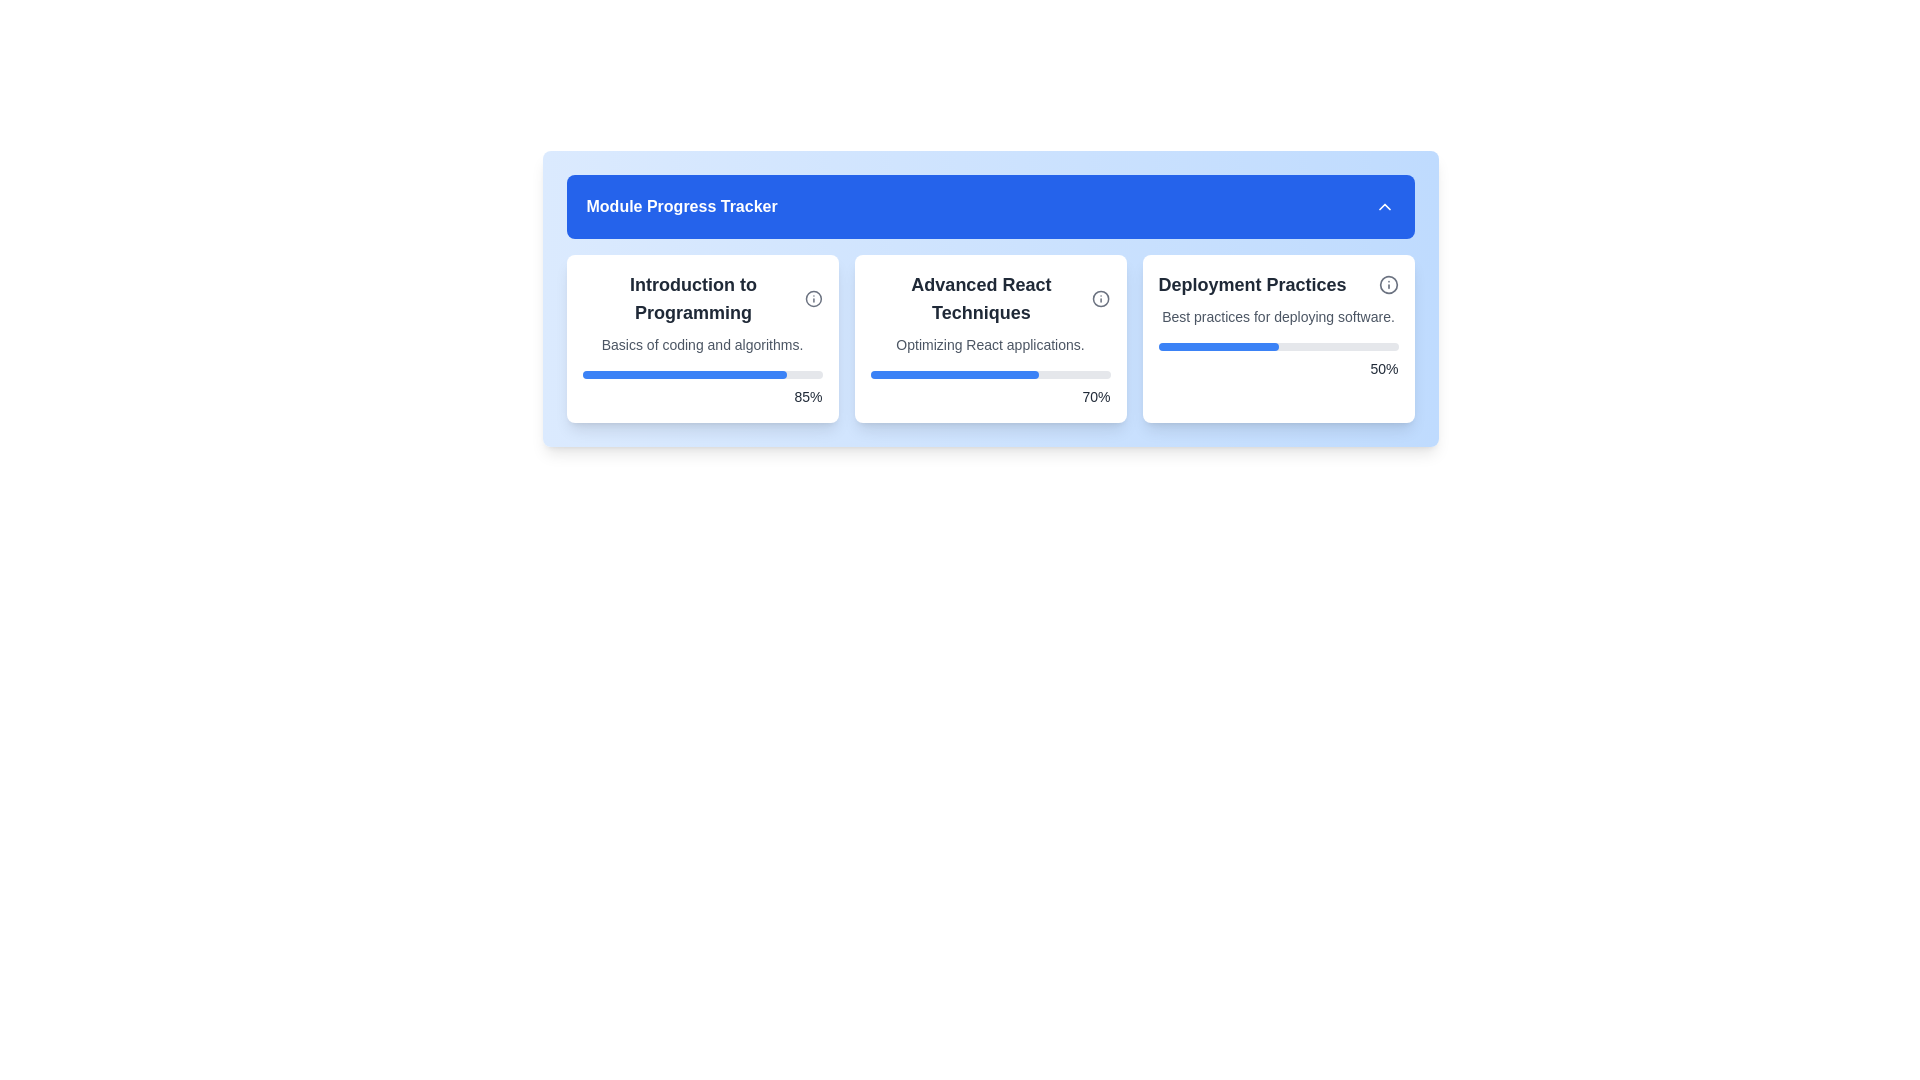  Describe the element at coordinates (684, 374) in the screenshot. I see `the progress bar indicating the completion percentage of the 'Introduction to Programming' module, located within the 'Module Progress Tracker' section` at that location.